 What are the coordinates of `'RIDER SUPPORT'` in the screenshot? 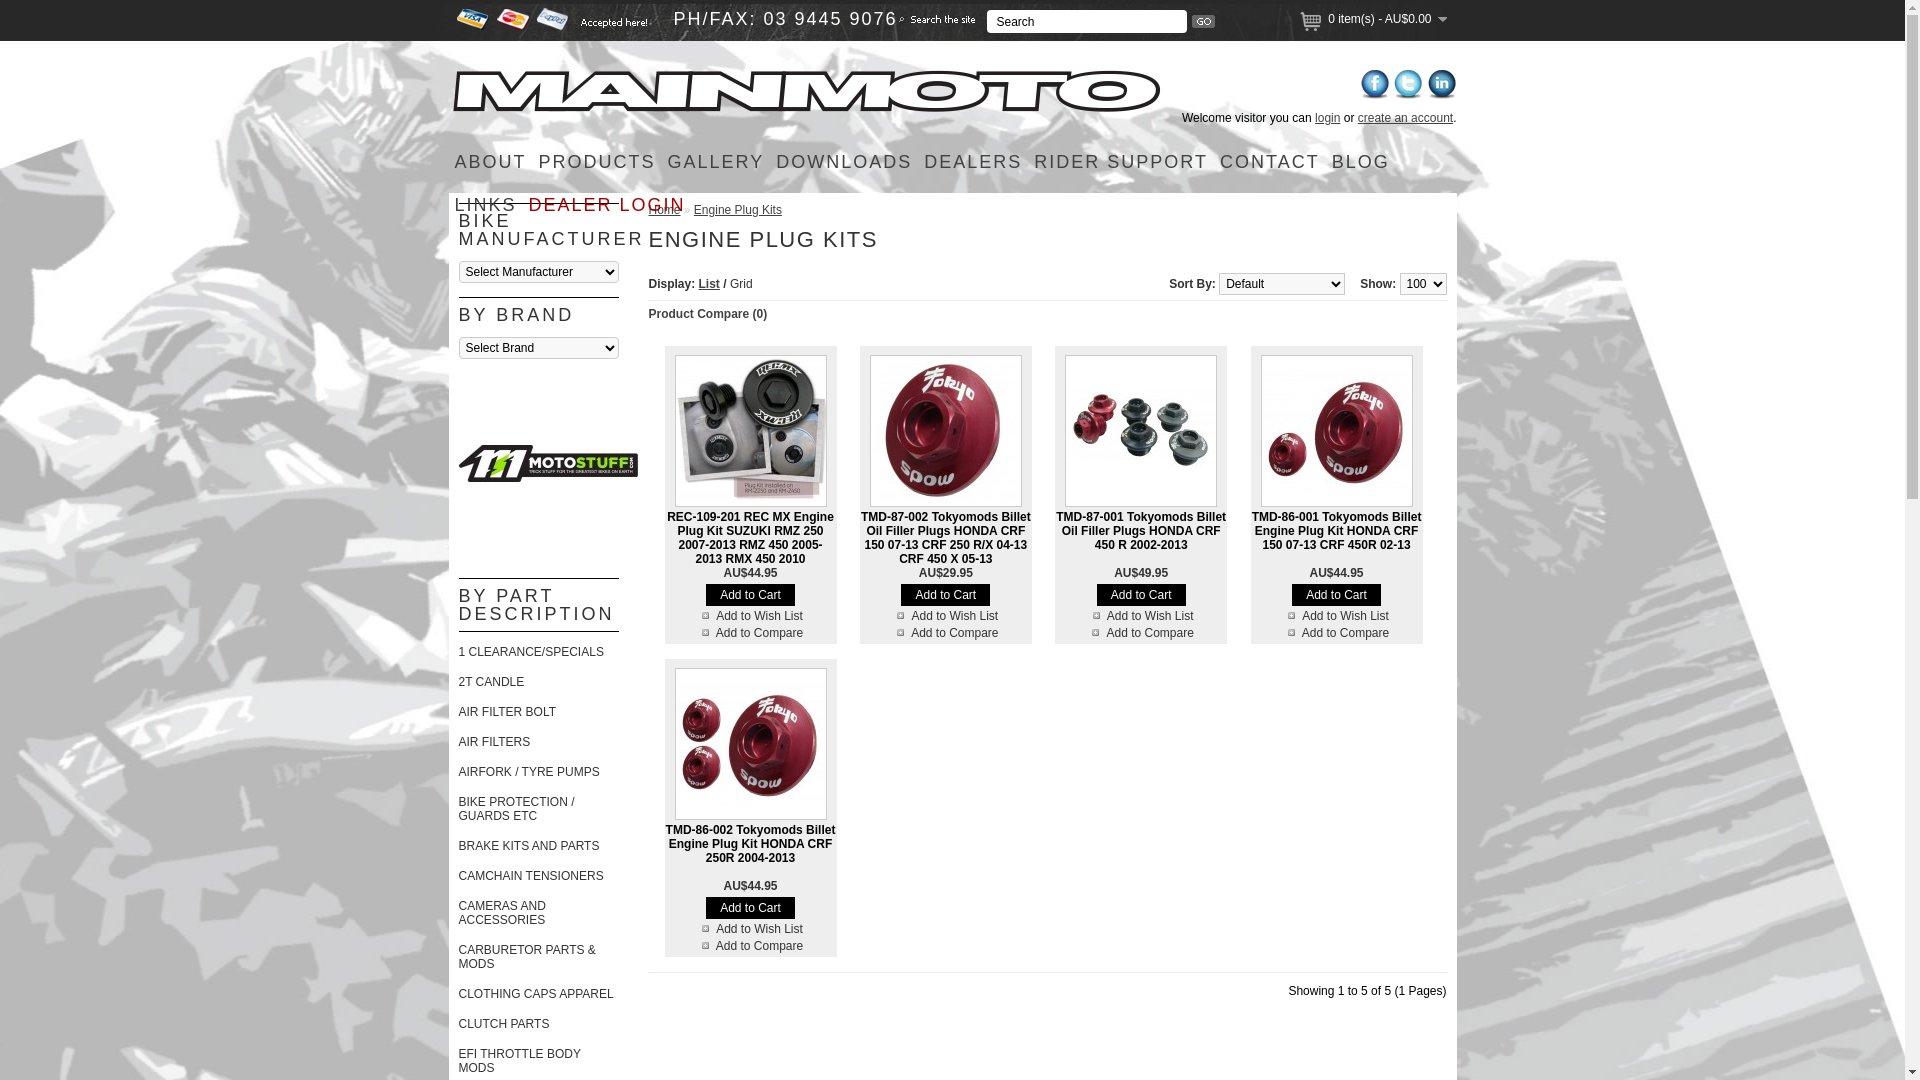 It's located at (1121, 161).